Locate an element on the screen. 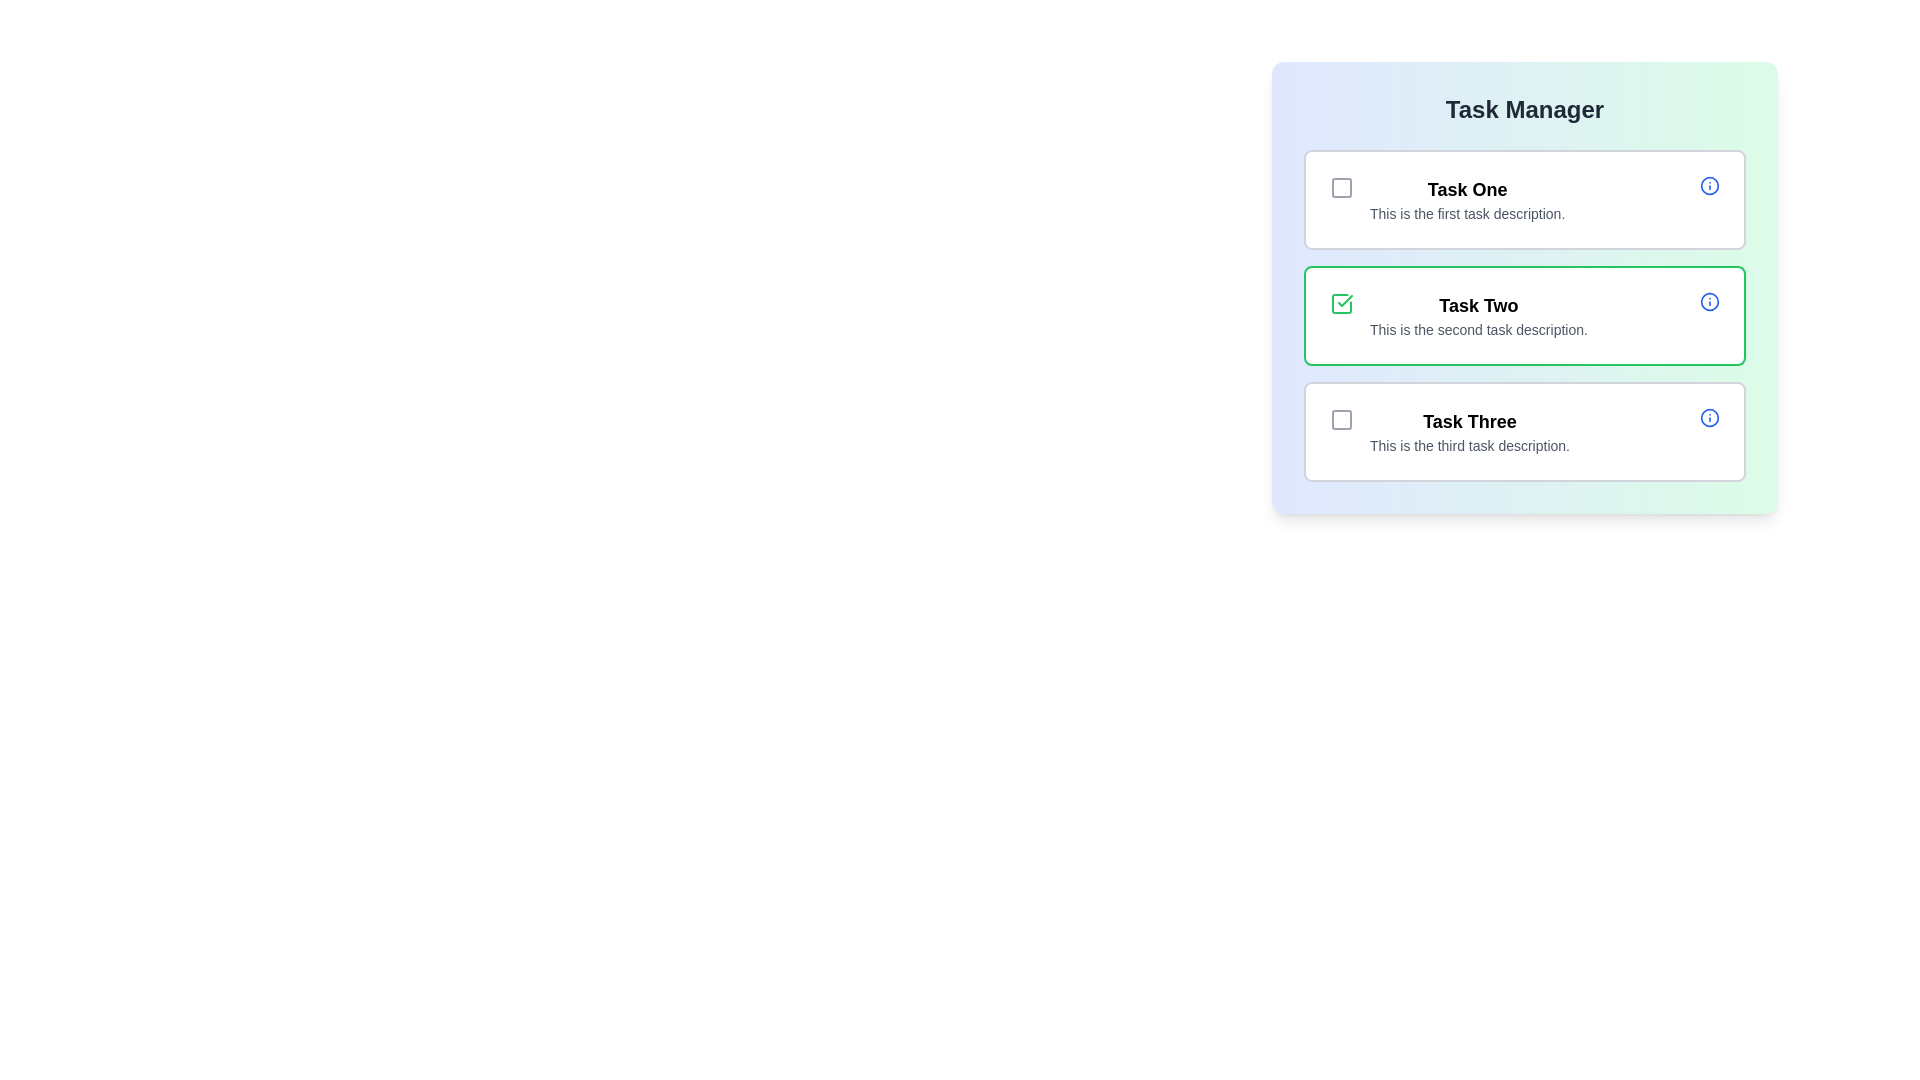  the static text element that provides information about the third task in the task manager interface, located below 'Task Three' is located at coordinates (1469, 445).